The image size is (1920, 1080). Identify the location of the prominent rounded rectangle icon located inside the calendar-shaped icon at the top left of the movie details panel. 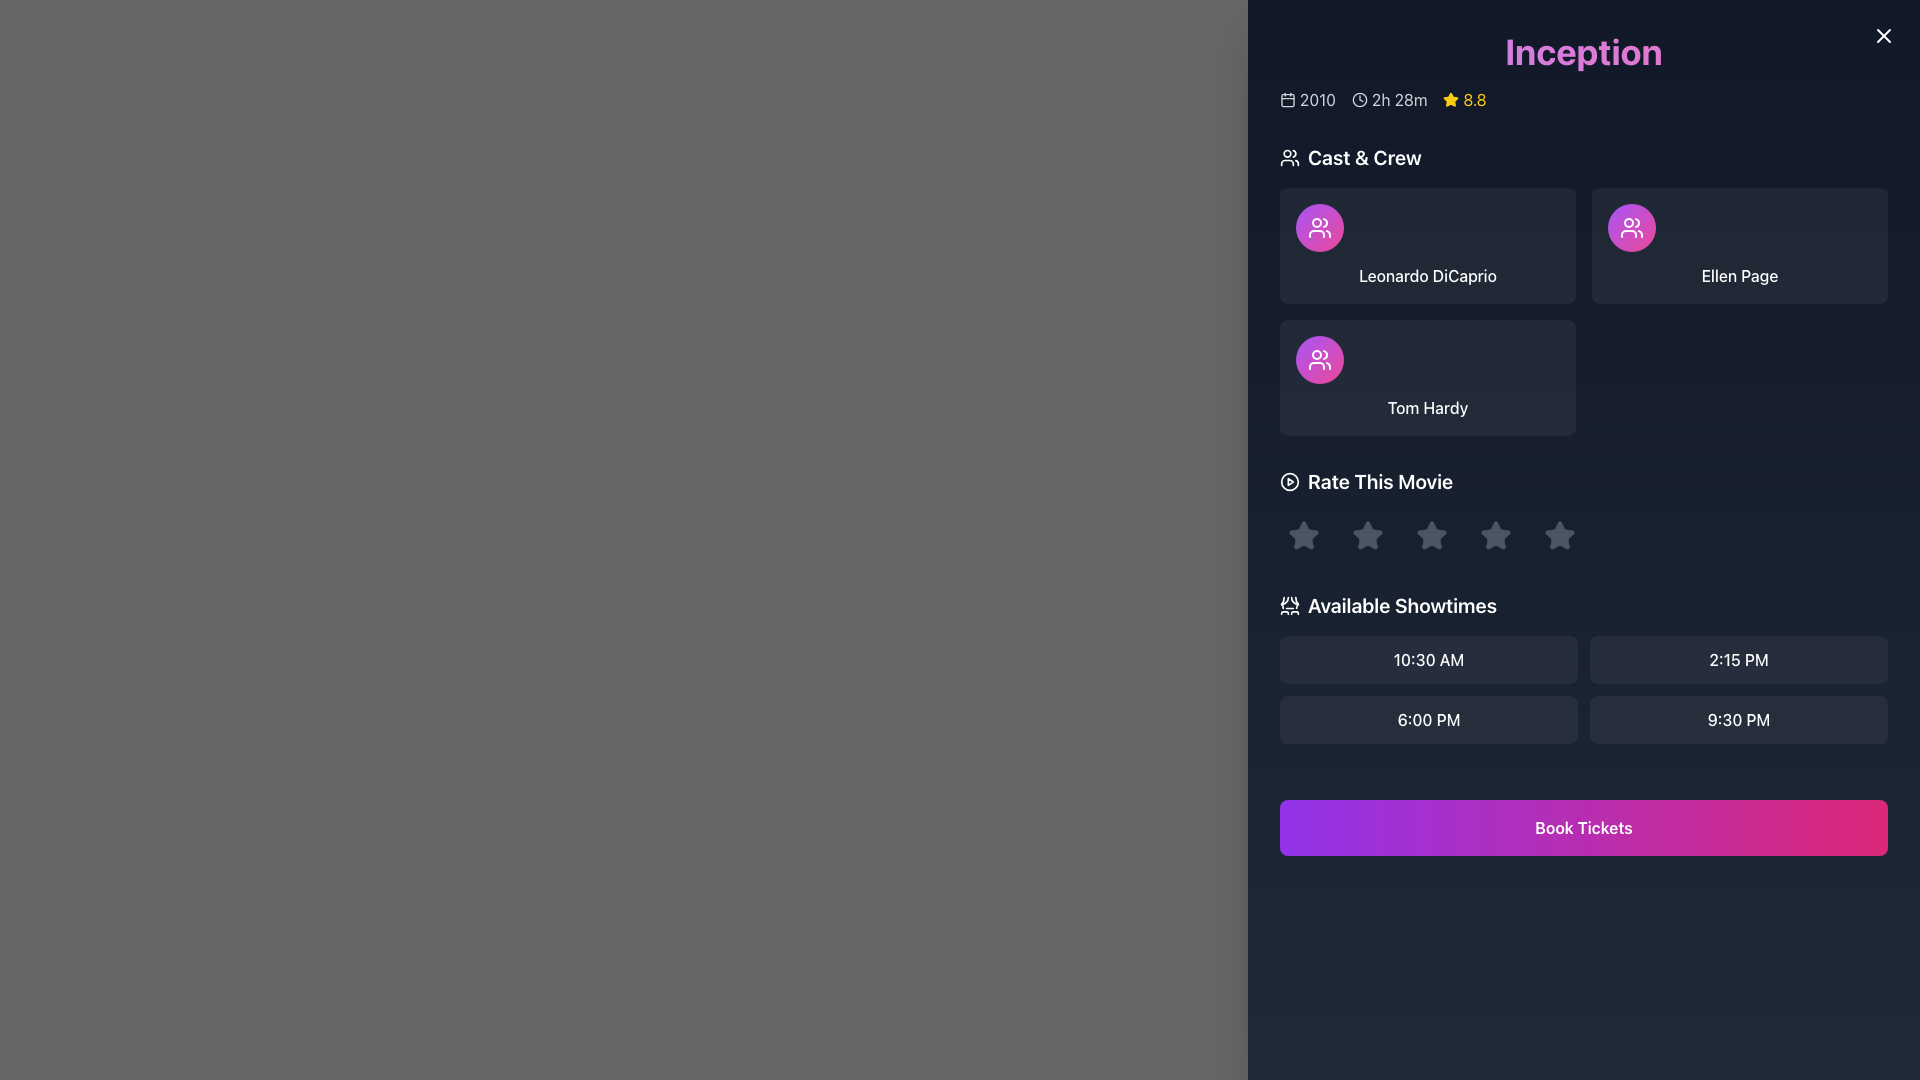
(1287, 100).